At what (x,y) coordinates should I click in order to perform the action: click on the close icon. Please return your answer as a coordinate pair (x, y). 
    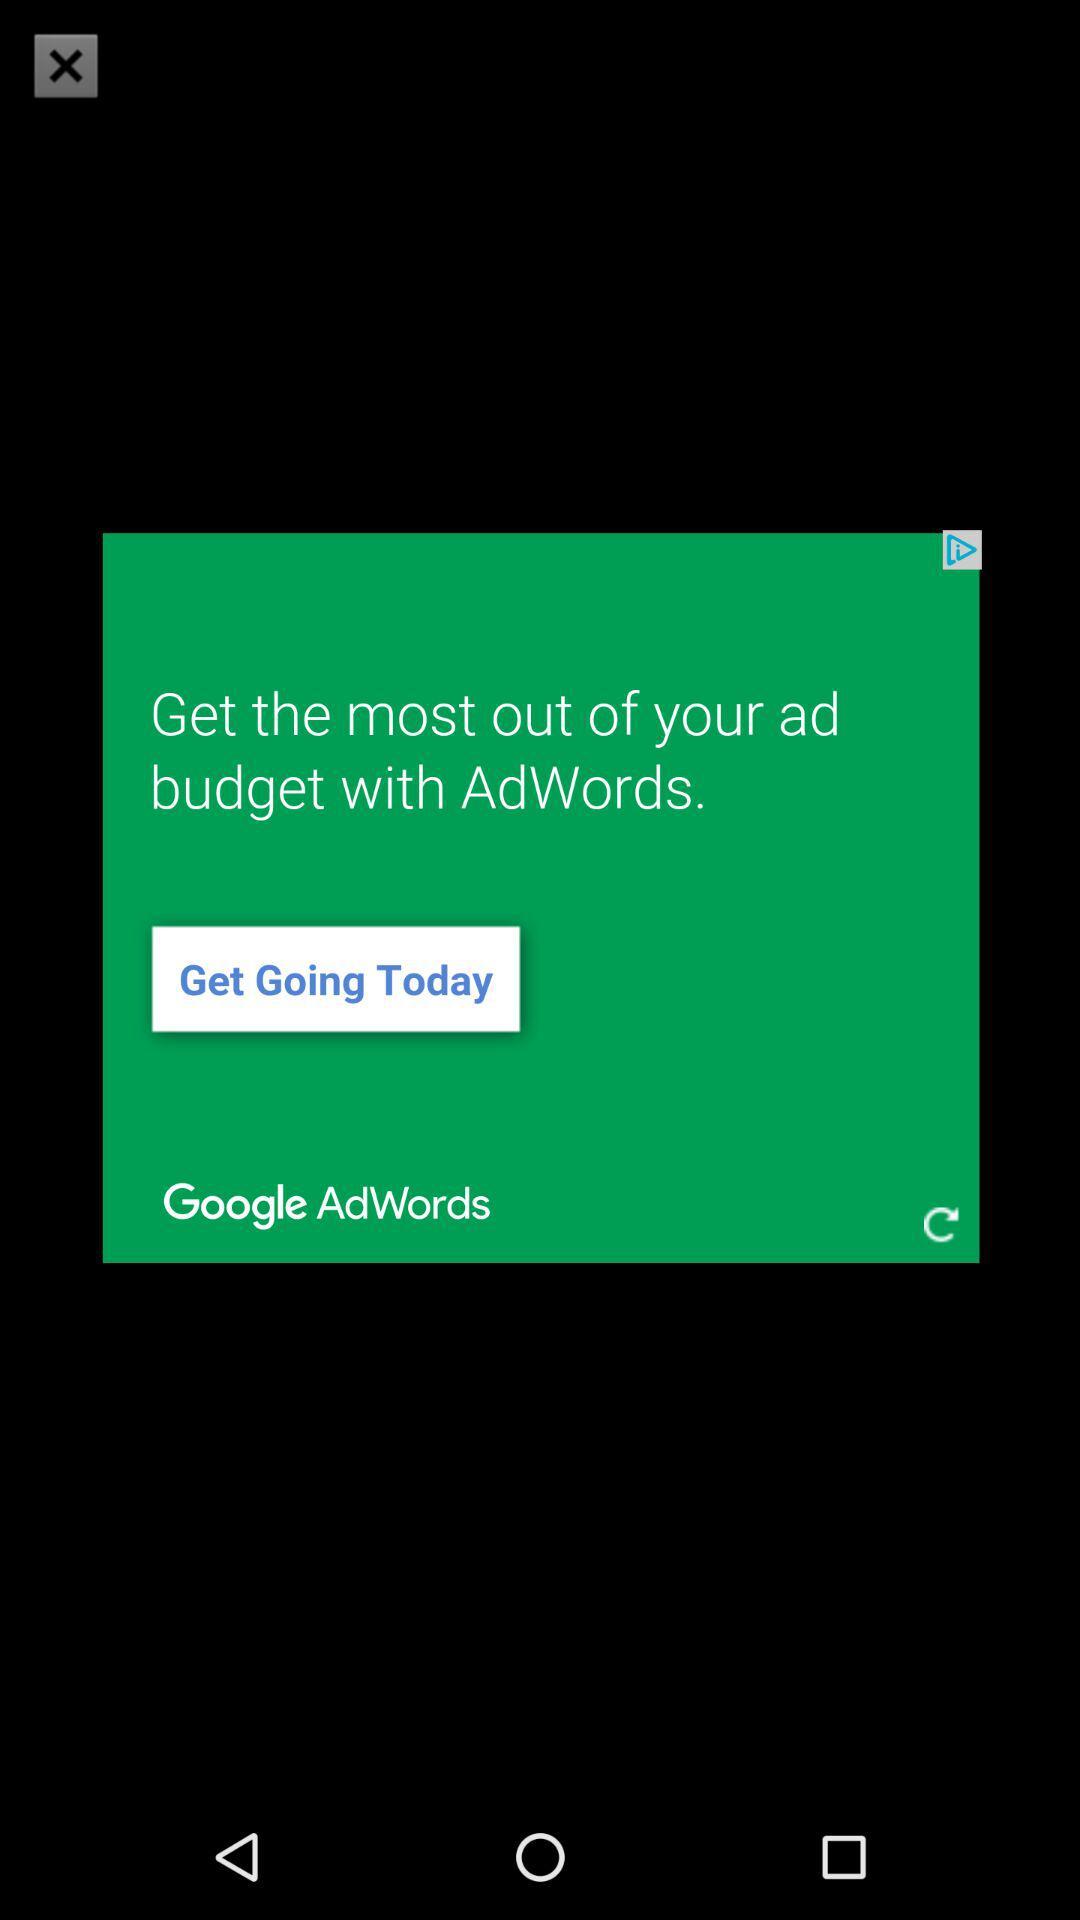
    Looking at the image, I should click on (91, 97).